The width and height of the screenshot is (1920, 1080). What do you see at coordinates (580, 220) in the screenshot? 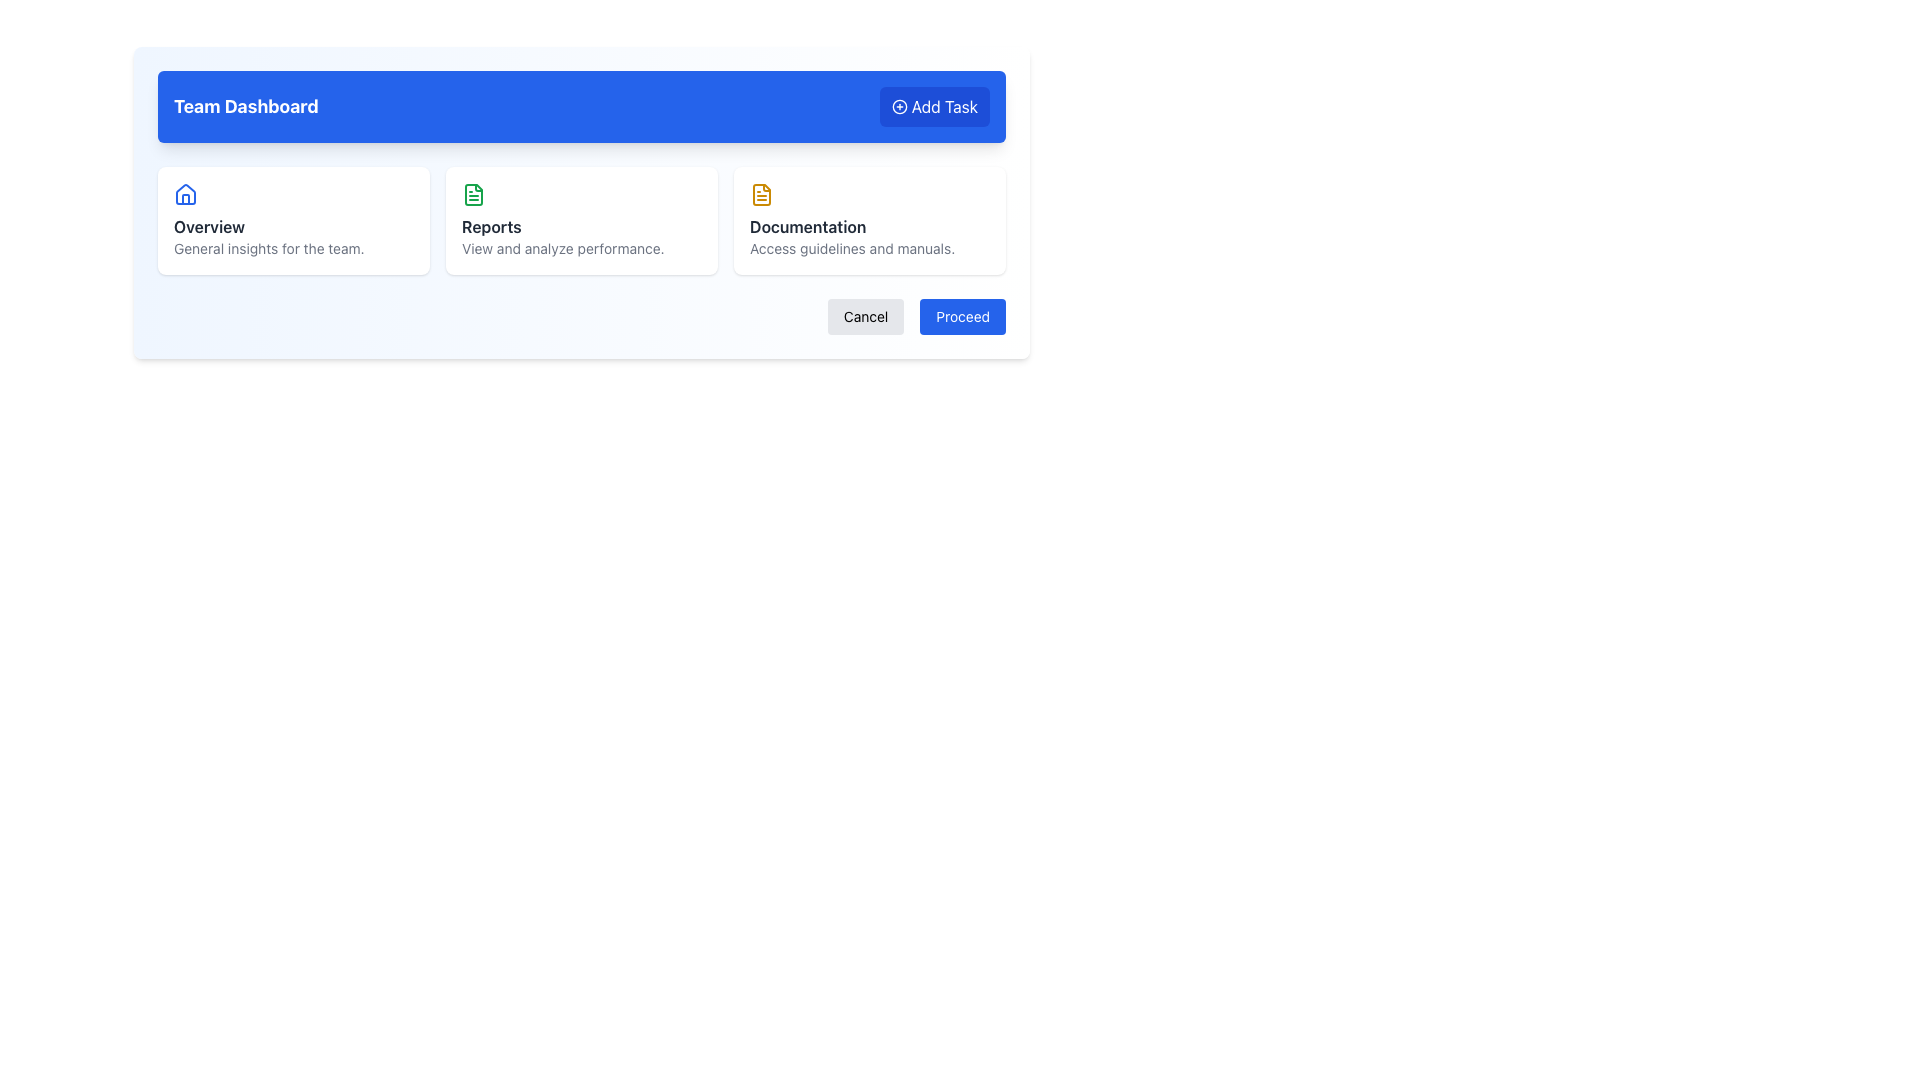
I see `the Information Card which is the second item in a three-column grid layout, displaying information headlines and descriptions` at bounding box center [580, 220].